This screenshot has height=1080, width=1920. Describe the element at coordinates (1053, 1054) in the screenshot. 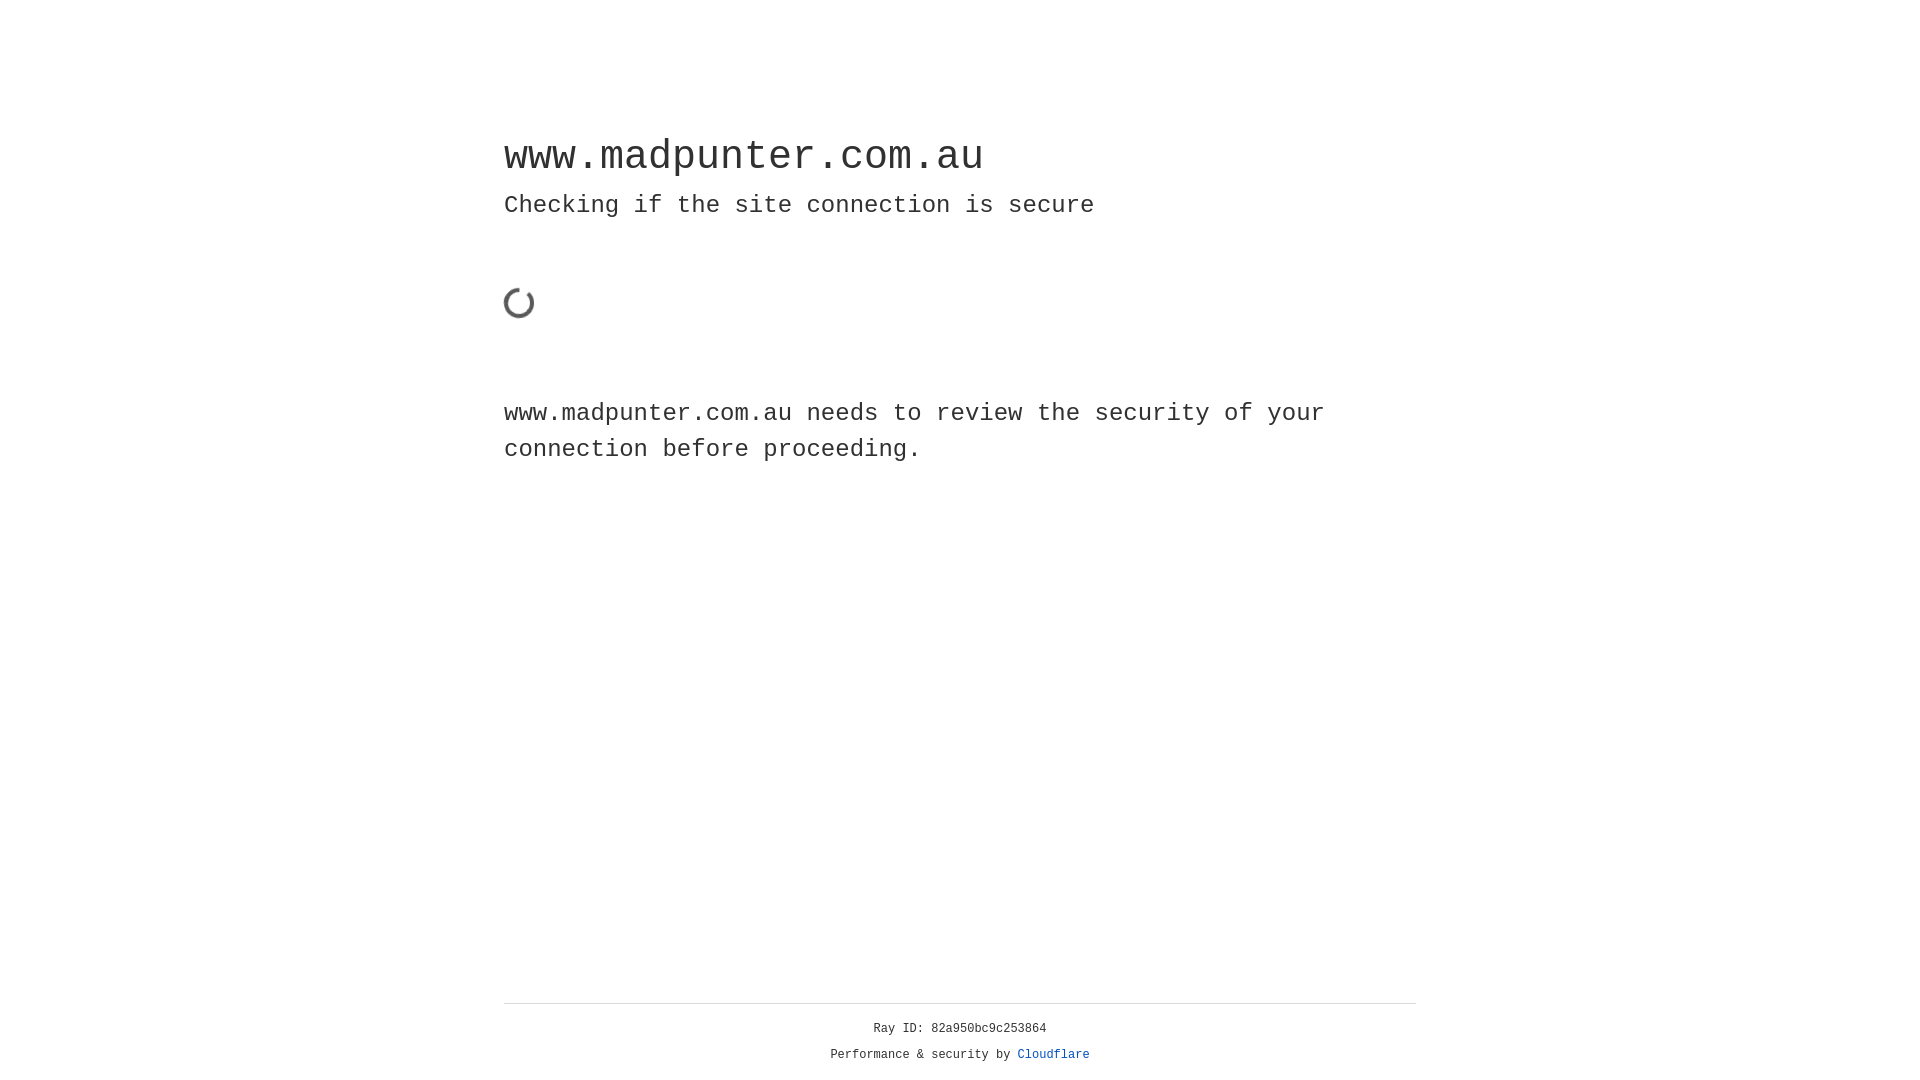

I see `'Cloudflare'` at that location.